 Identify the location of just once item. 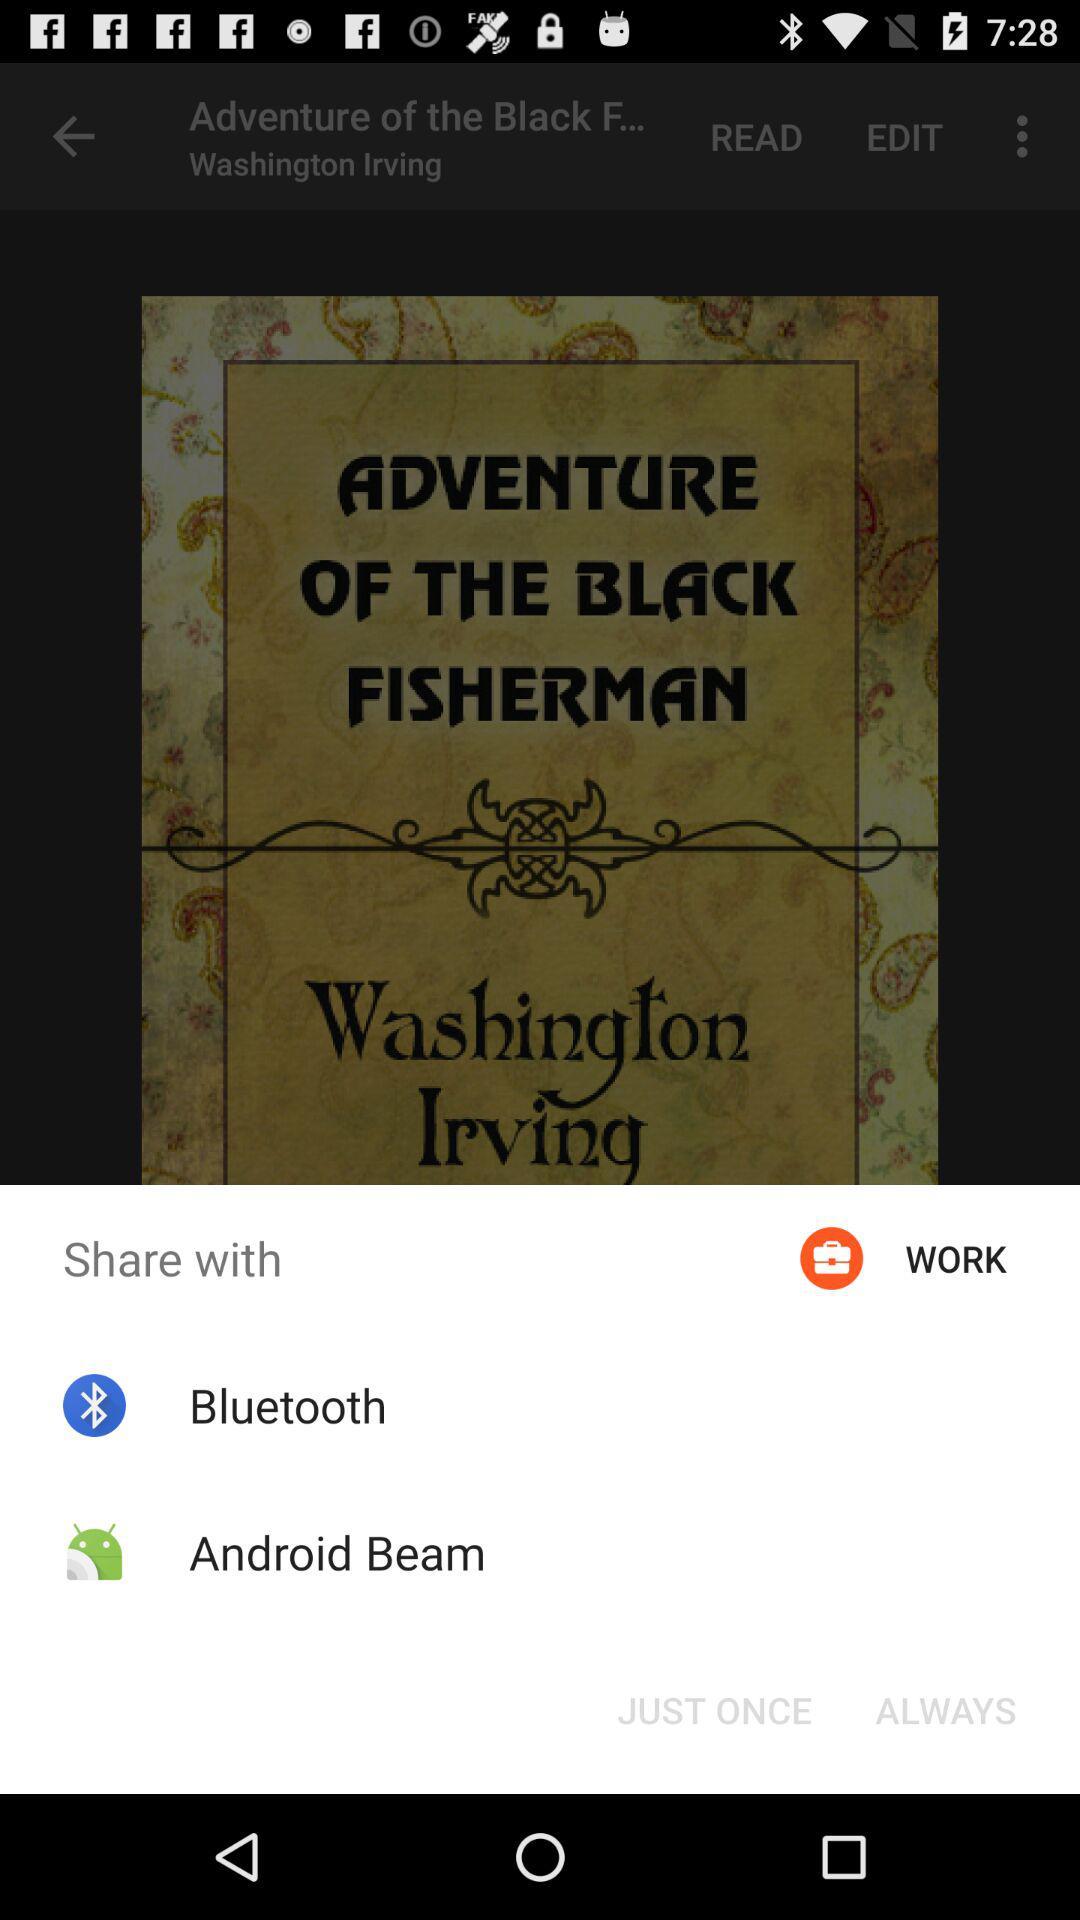
(713, 1708).